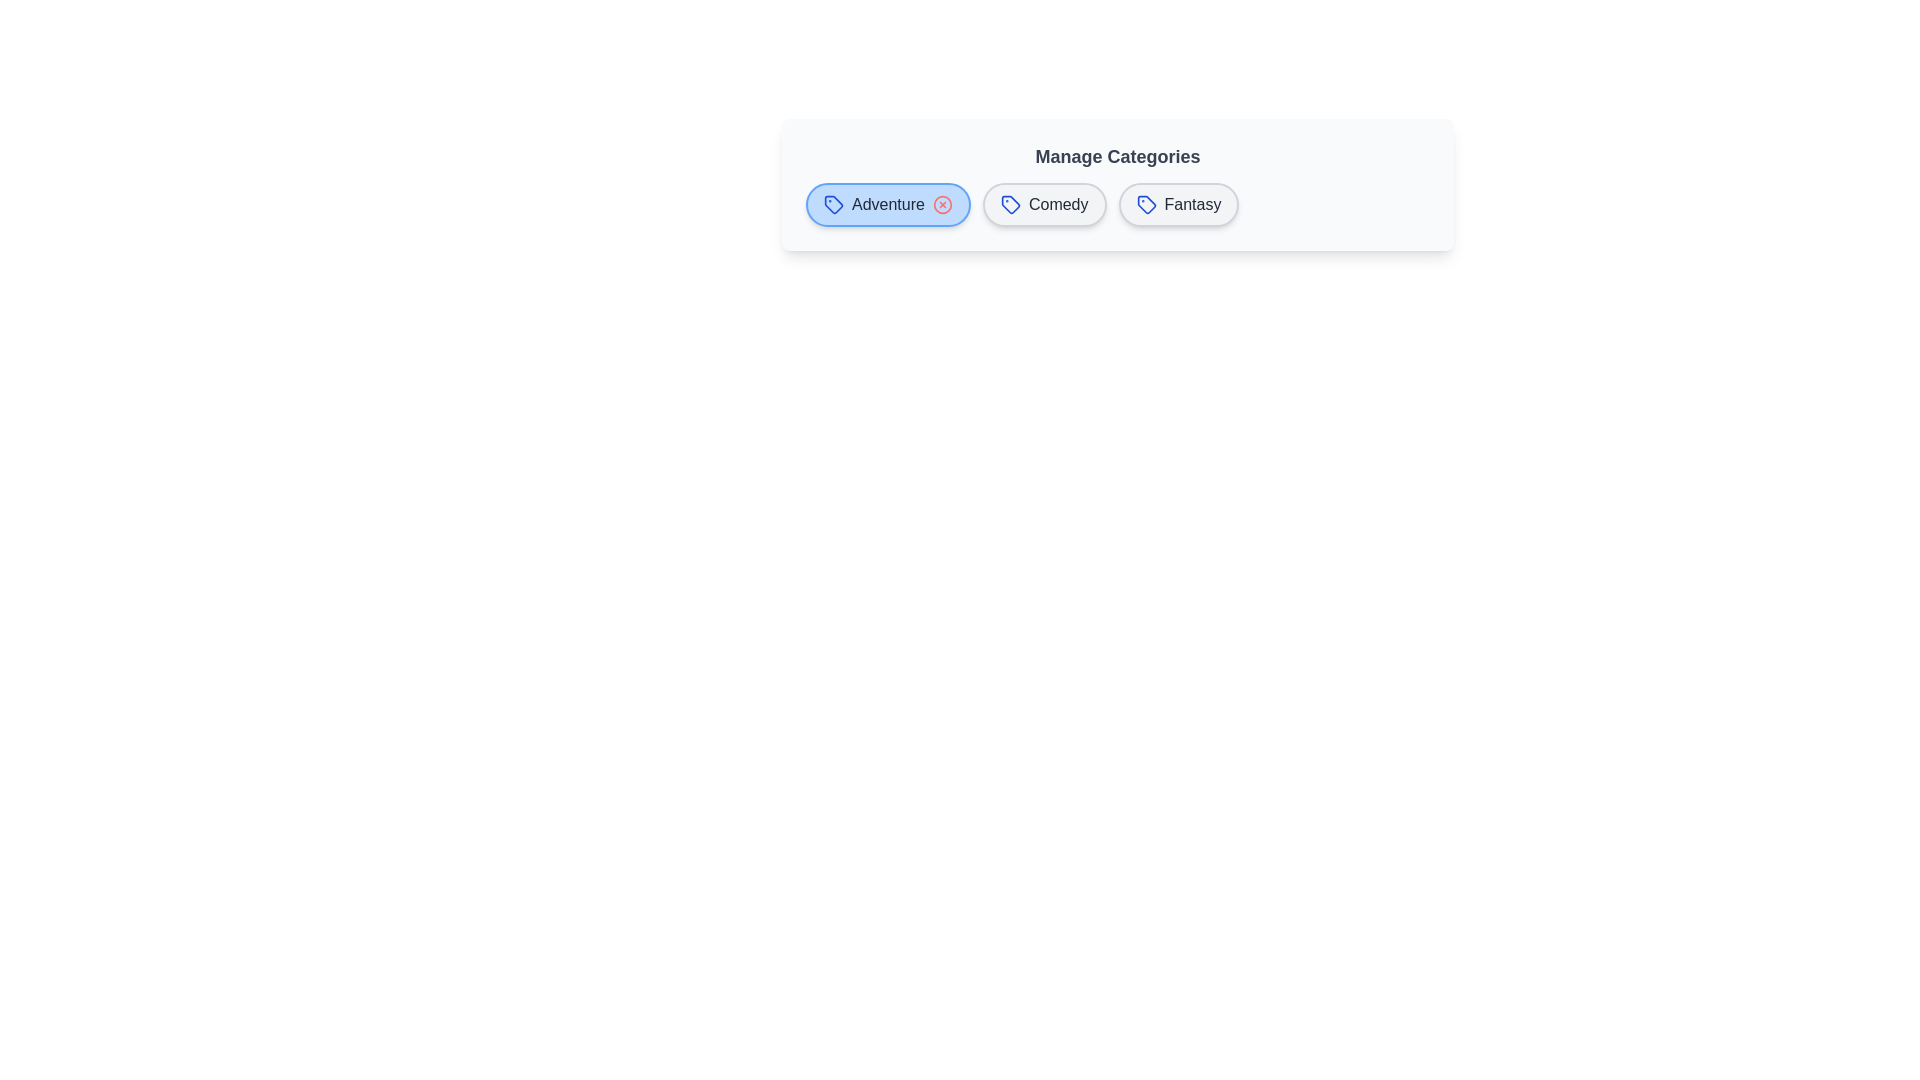  What do you see at coordinates (1043, 204) in the screenshot?
I see `the chip labeled Comedy to observe its hover effect` at bounding box center [1043, 204].